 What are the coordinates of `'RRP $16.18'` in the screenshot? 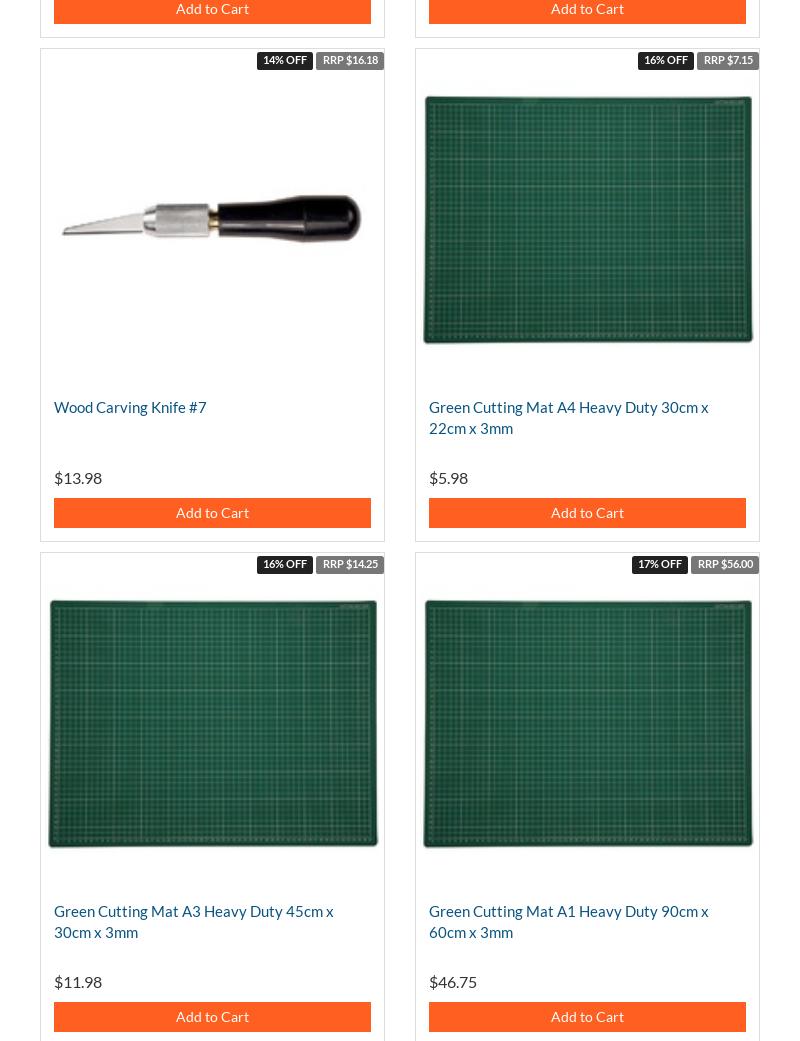 It's located at (349, 58).